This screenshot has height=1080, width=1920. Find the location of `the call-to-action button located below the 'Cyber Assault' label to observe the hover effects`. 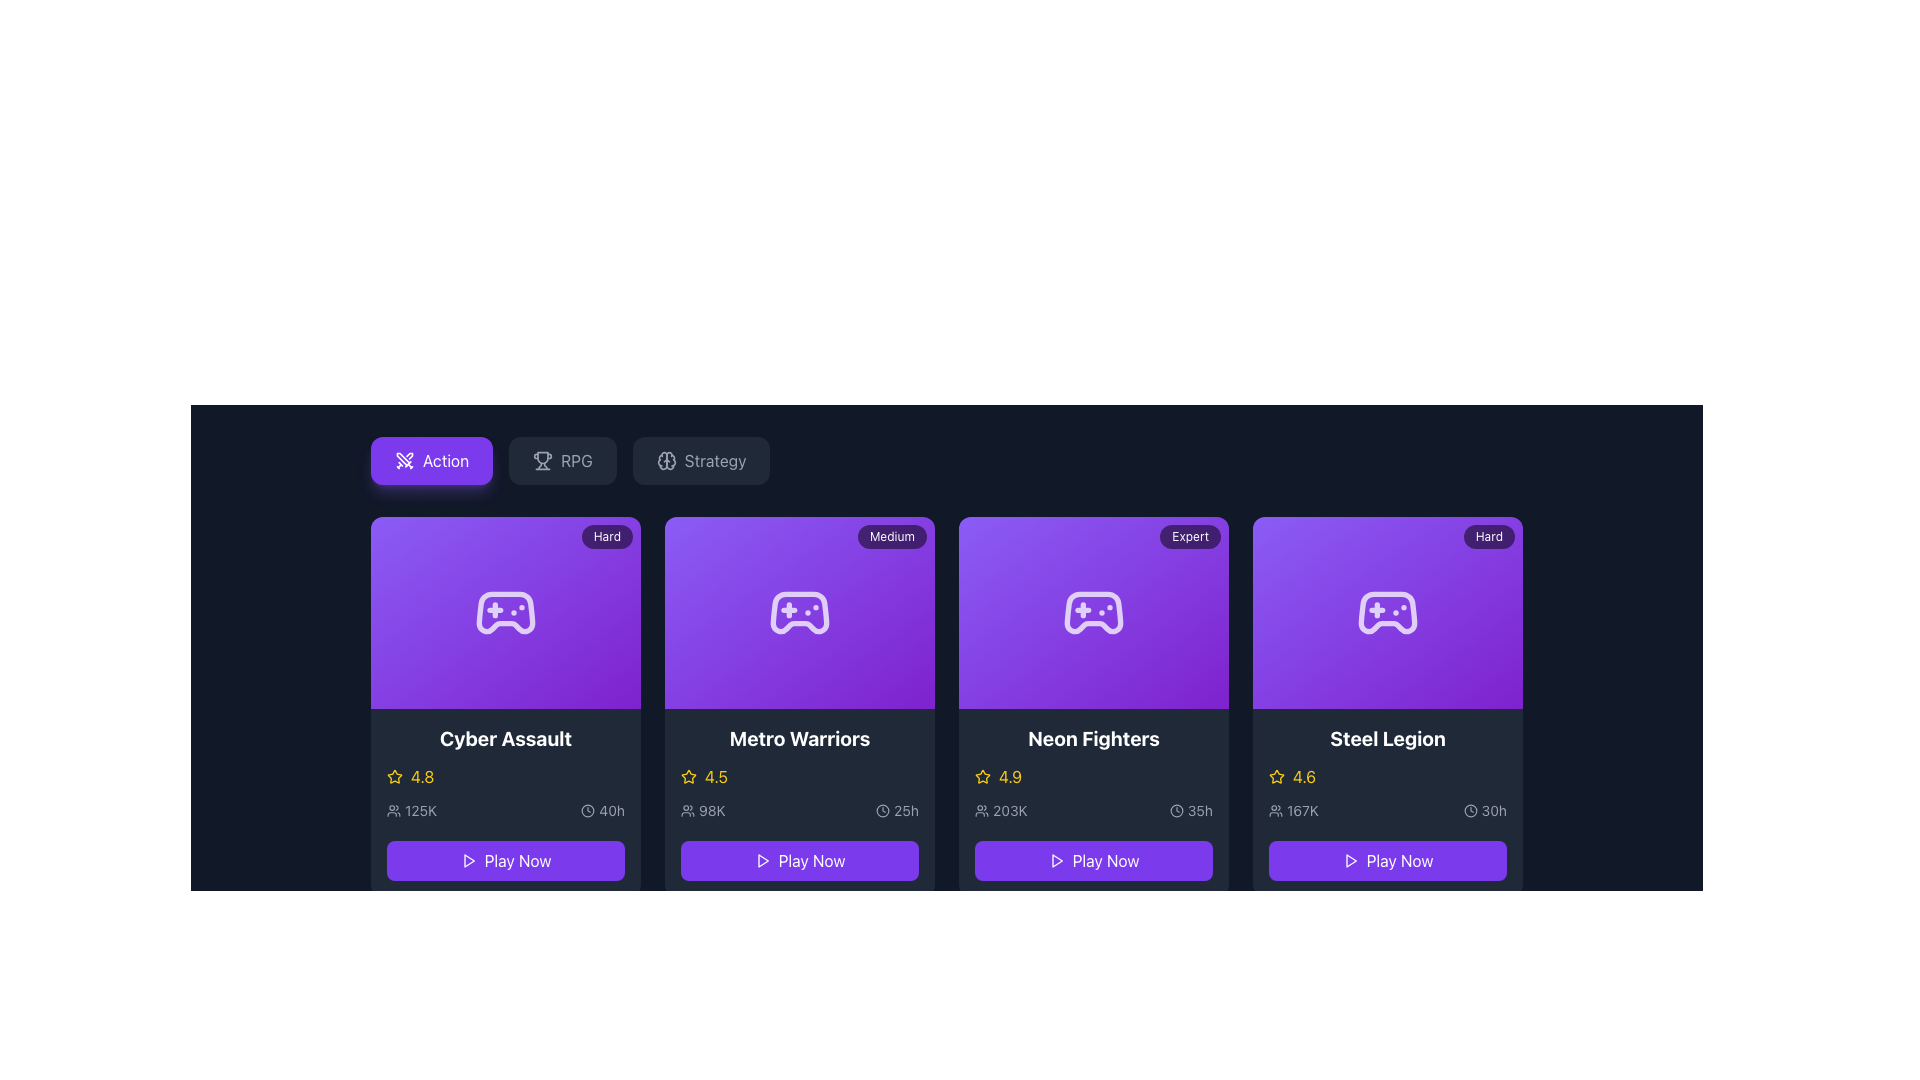

the call-to-action button located below the 'Cyber Assault' label to observe the hover effects is located at coordinates (505, 859).